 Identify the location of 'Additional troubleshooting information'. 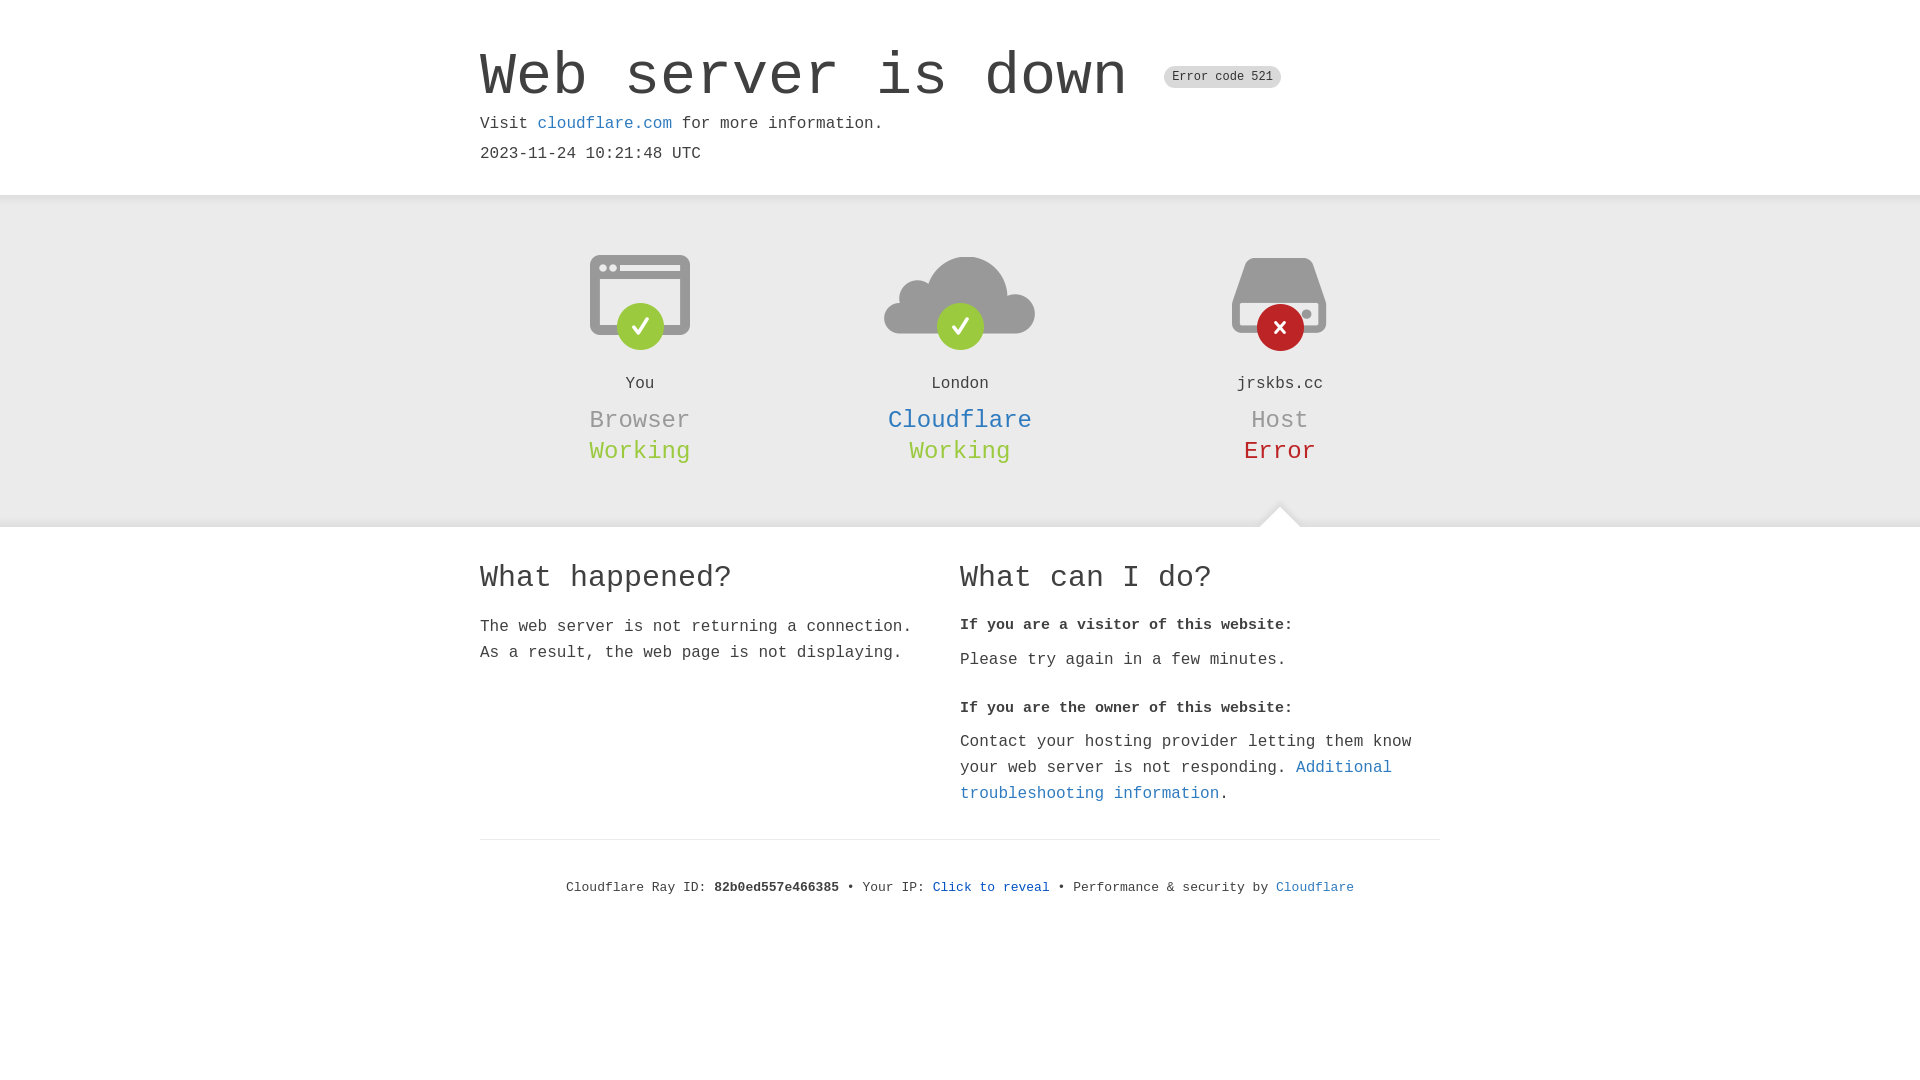
(1176, 779).